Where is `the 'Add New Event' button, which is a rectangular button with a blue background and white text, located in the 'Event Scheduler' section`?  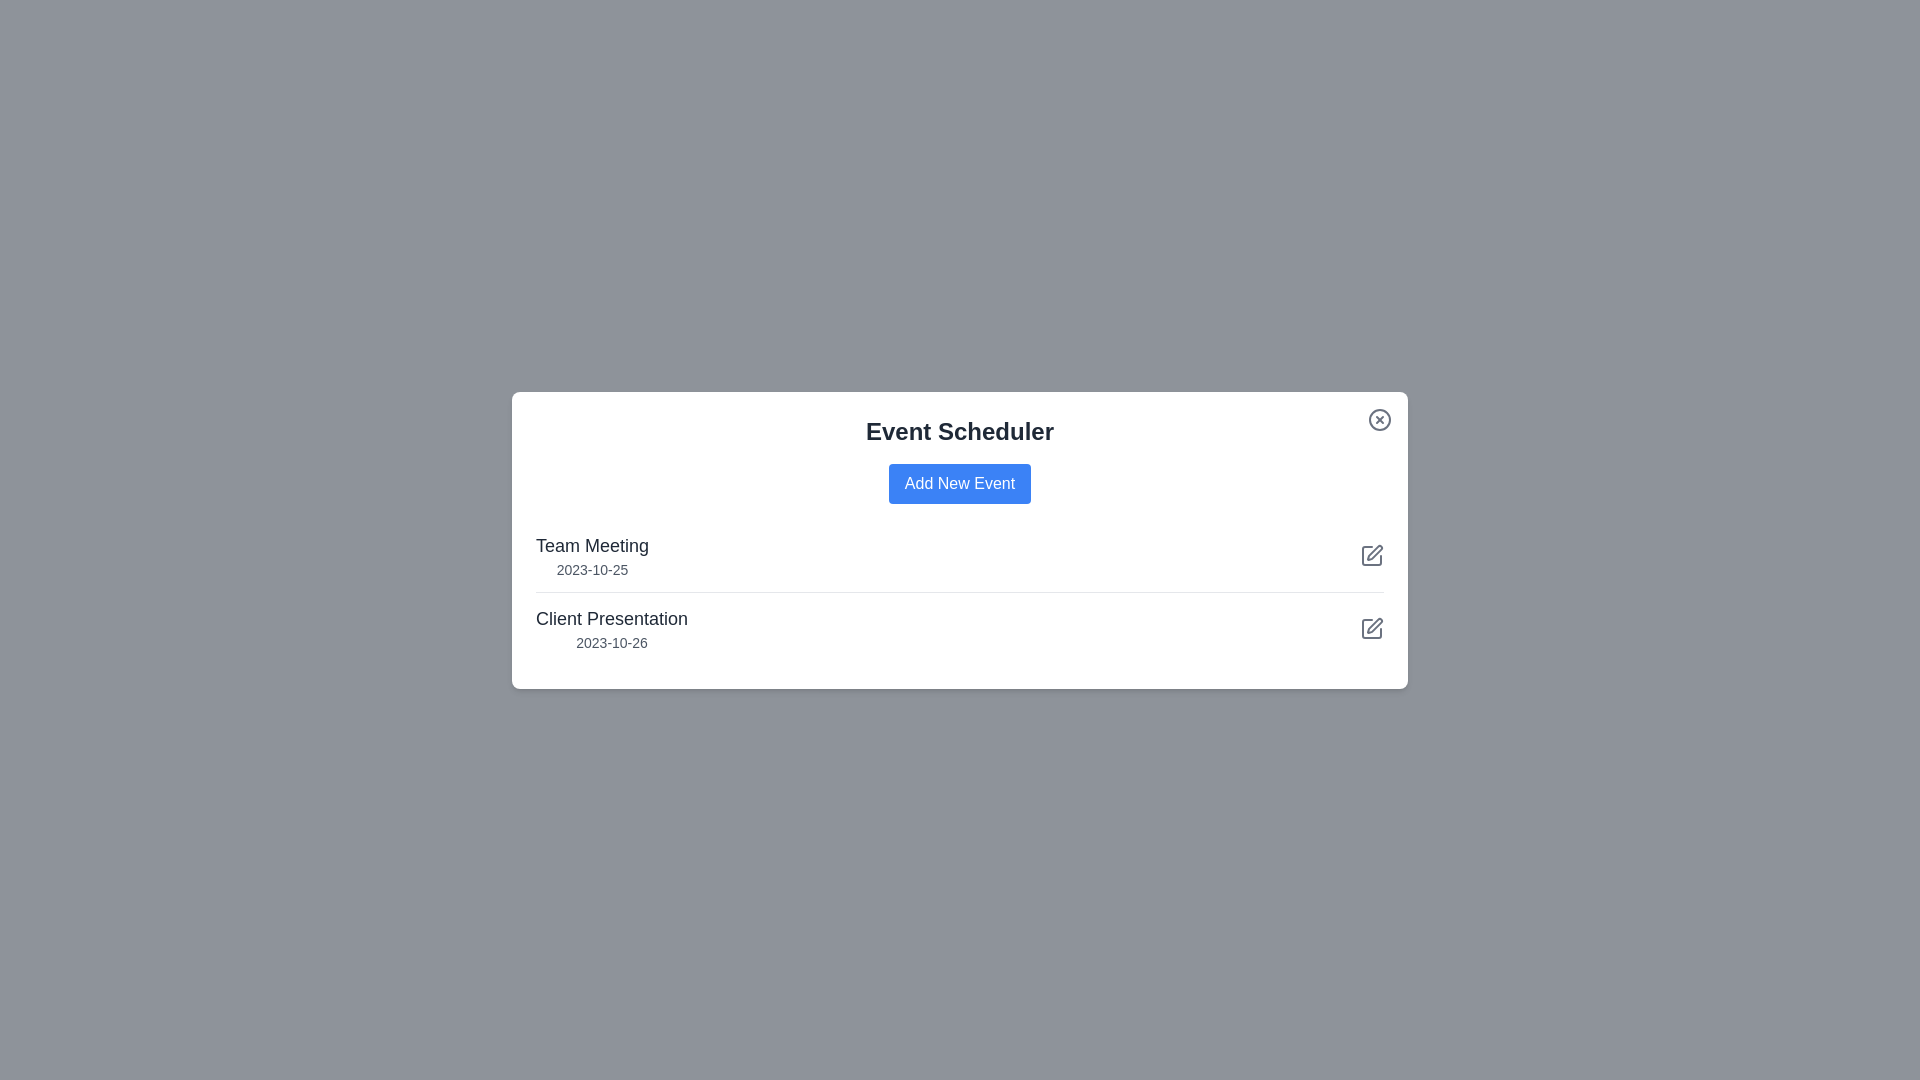 the 'Add New Event' button, which is a rectangular button with a blue background and white text, located in the 'Event Scheduler' section is located at coordinates (960, 482).